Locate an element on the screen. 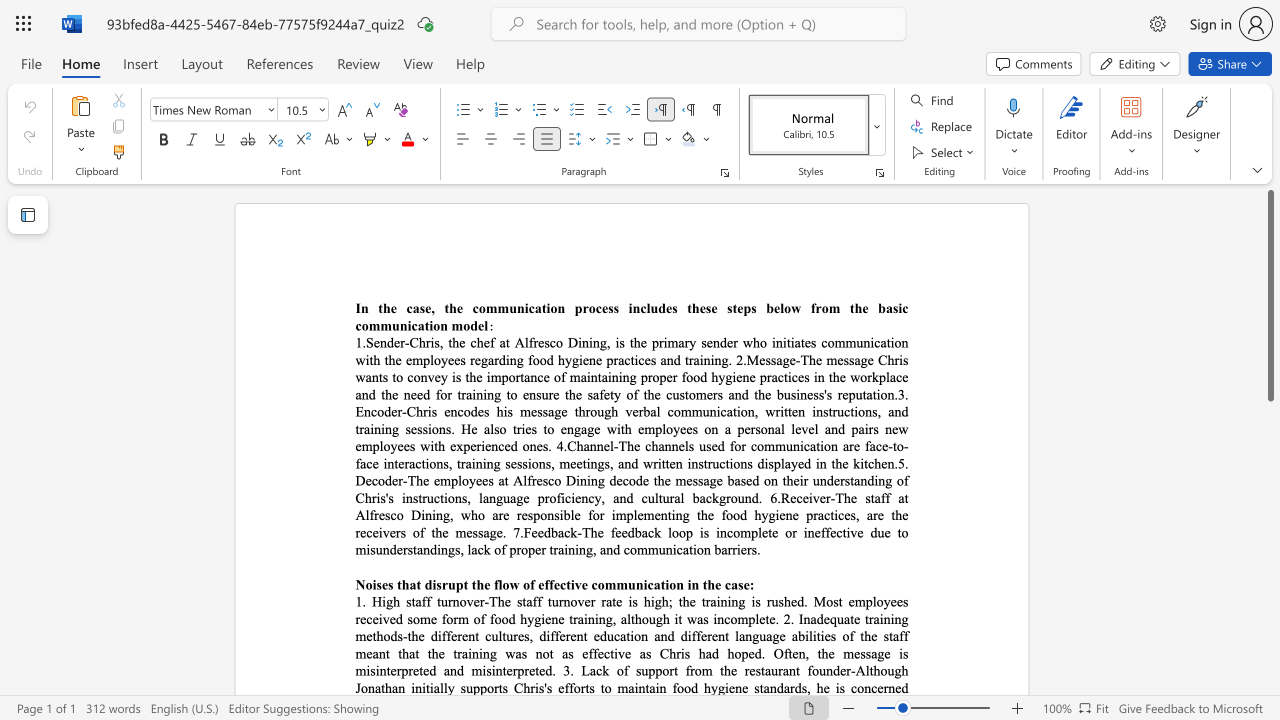 The height and width of the screenshot is (720, 1280). the 2th character "r" in the text is located at coordinates (727, 497).